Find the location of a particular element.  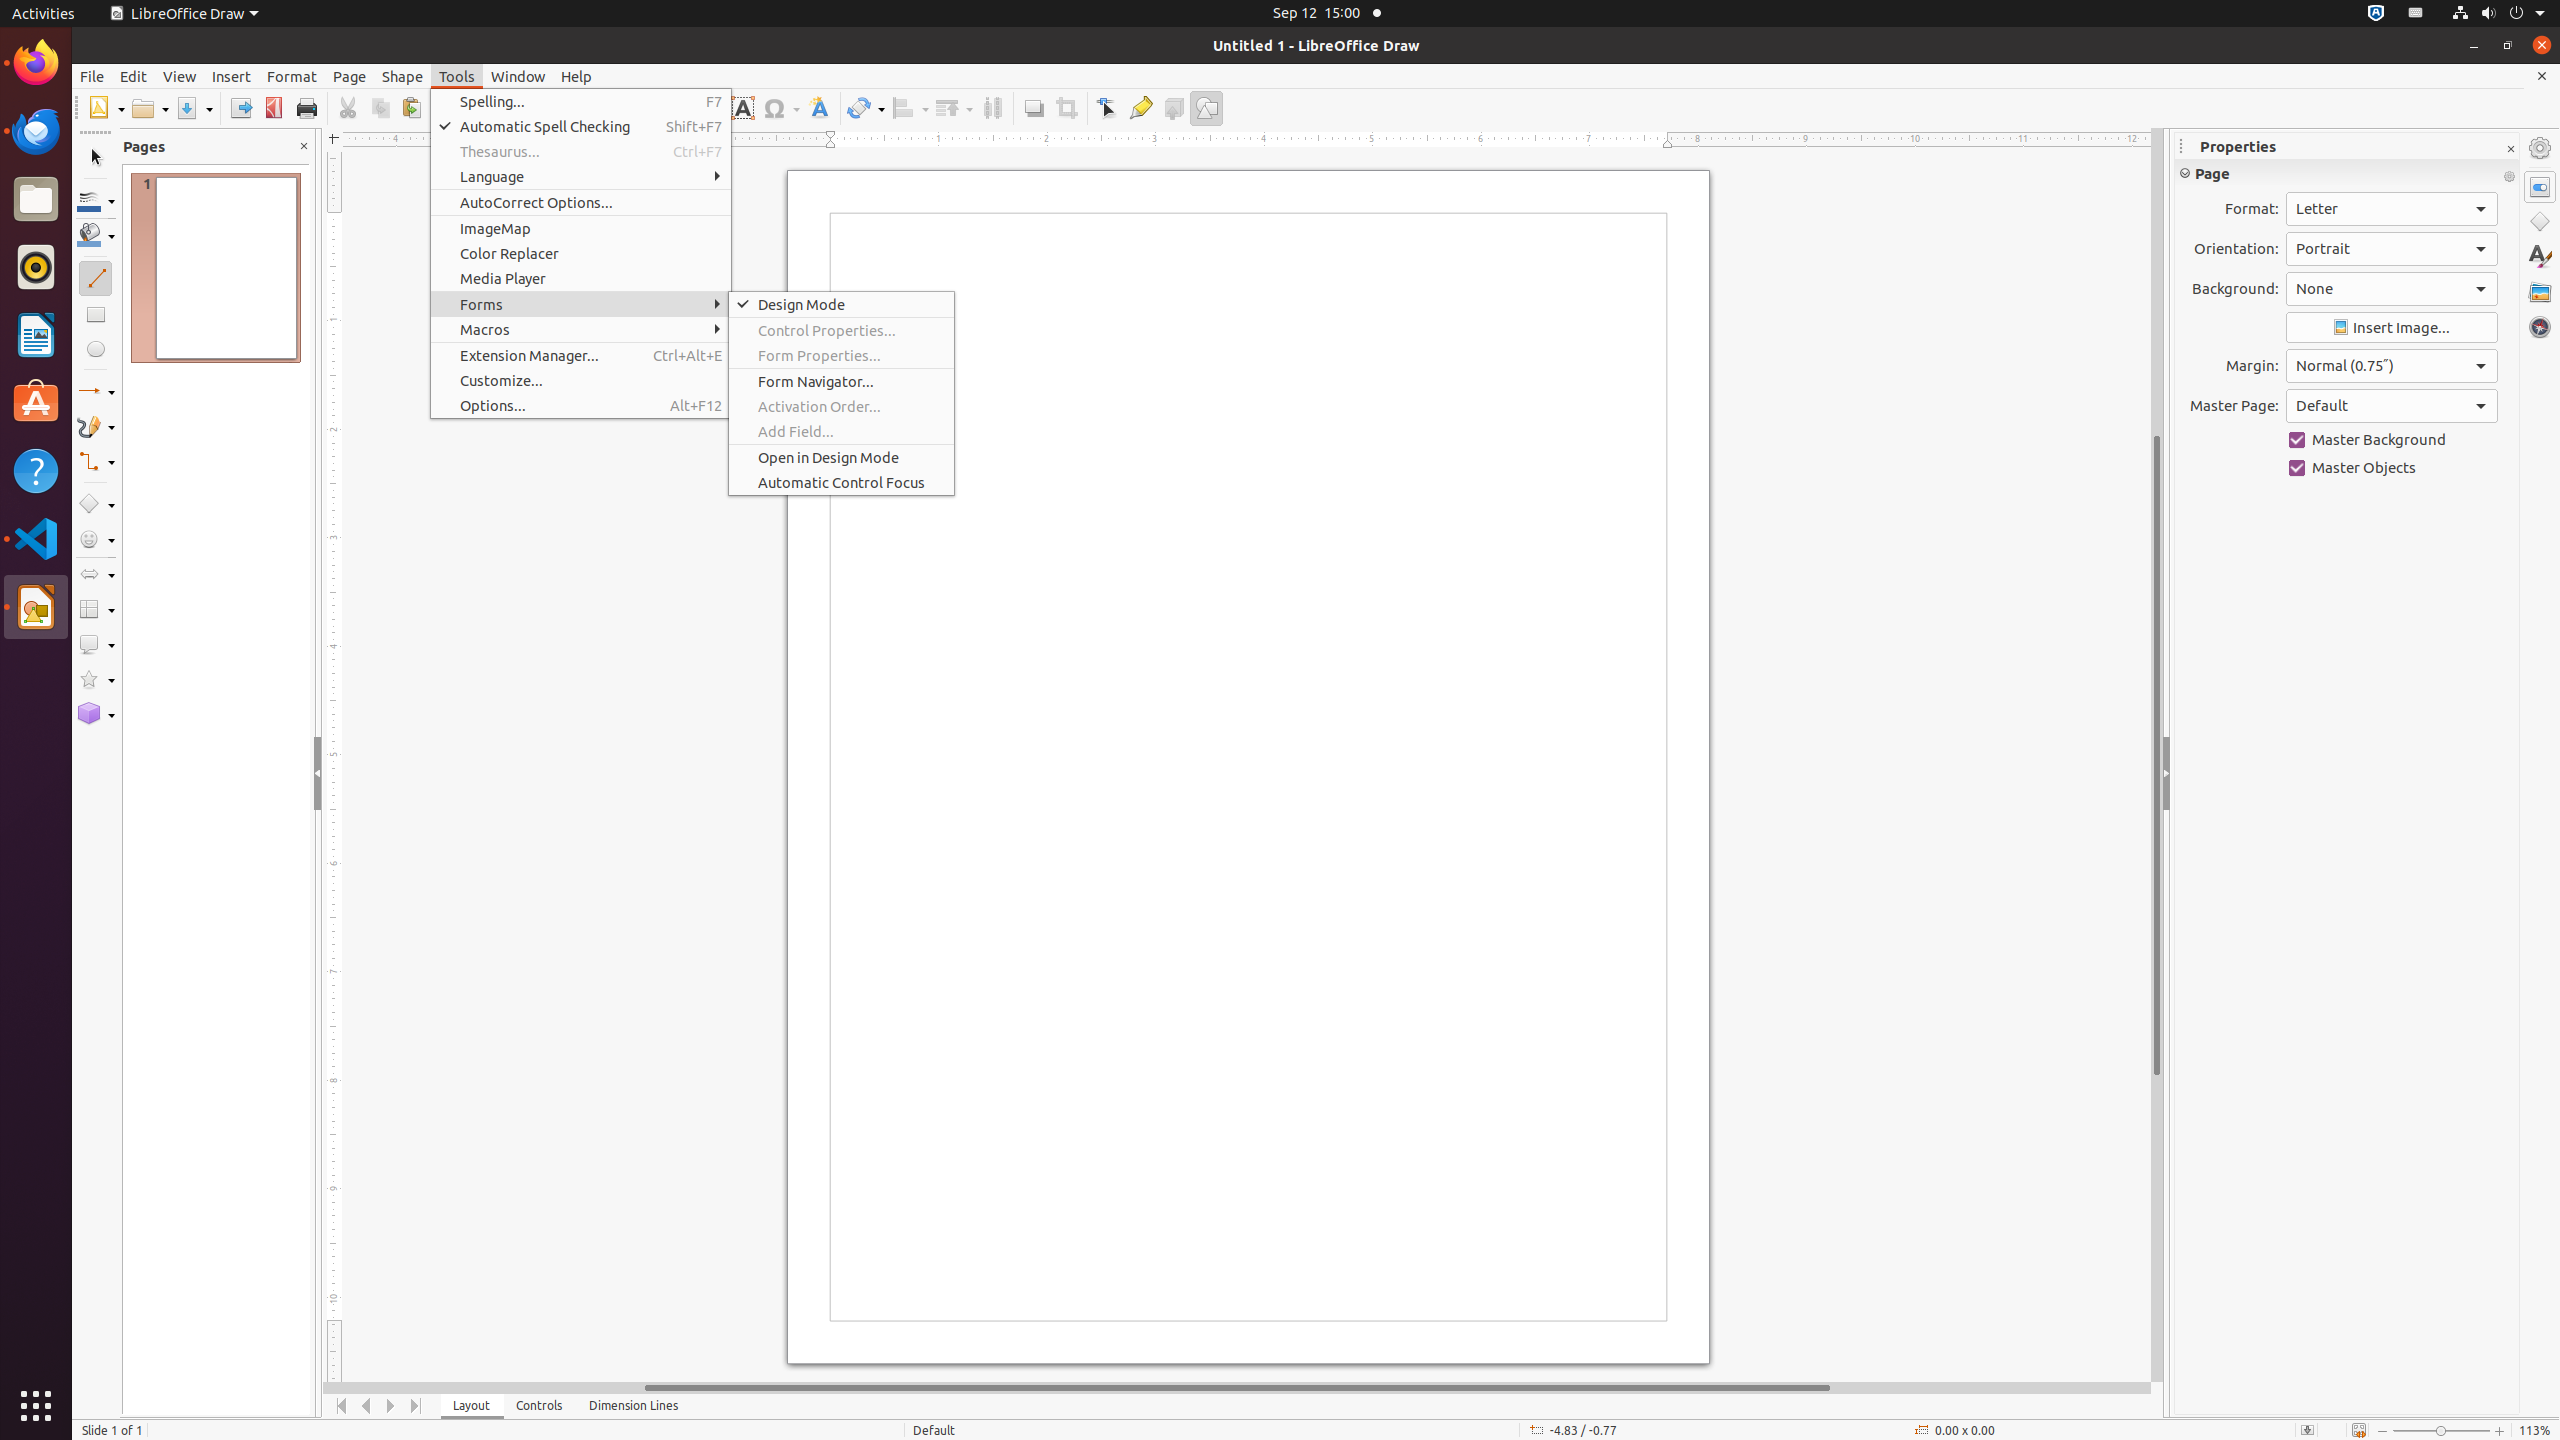

'Shape' is located at coordinates (401, 76).